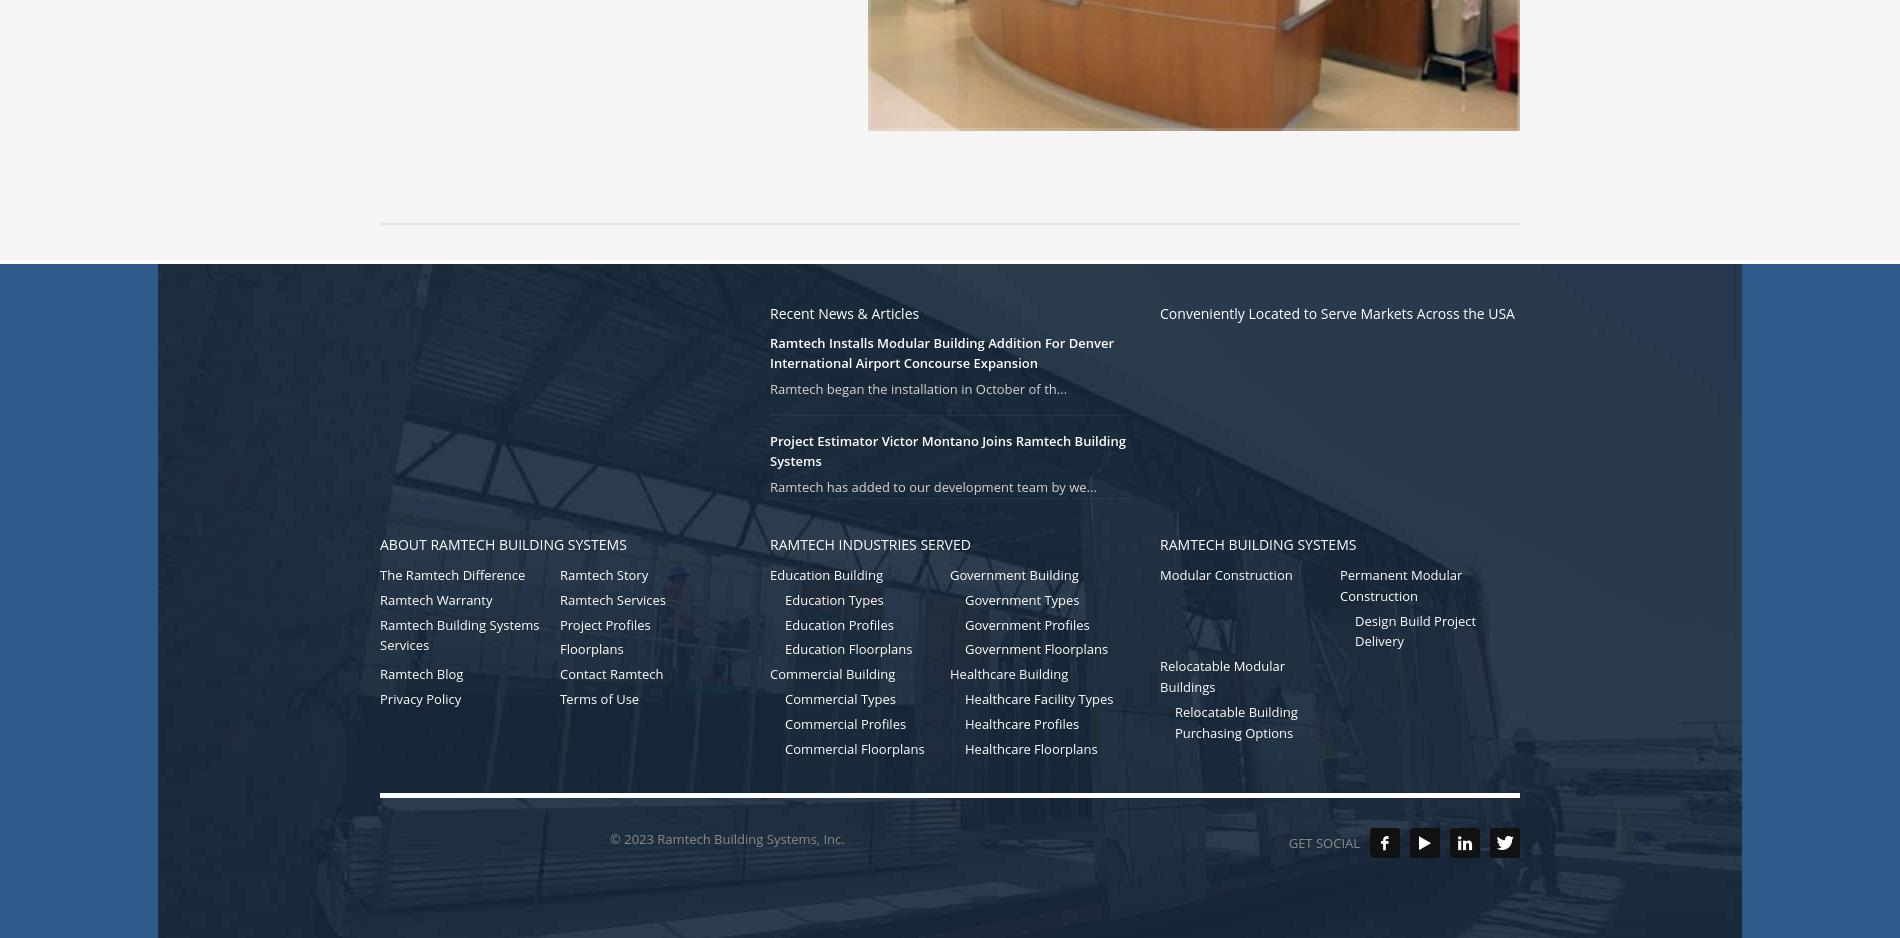 The width and height of the screenshot is (1900, 938). Describe the element at coordinates (1336, 311) in the screenshot. I see `'Conveniently Located to Serve Markets Across the USA'` at that location.